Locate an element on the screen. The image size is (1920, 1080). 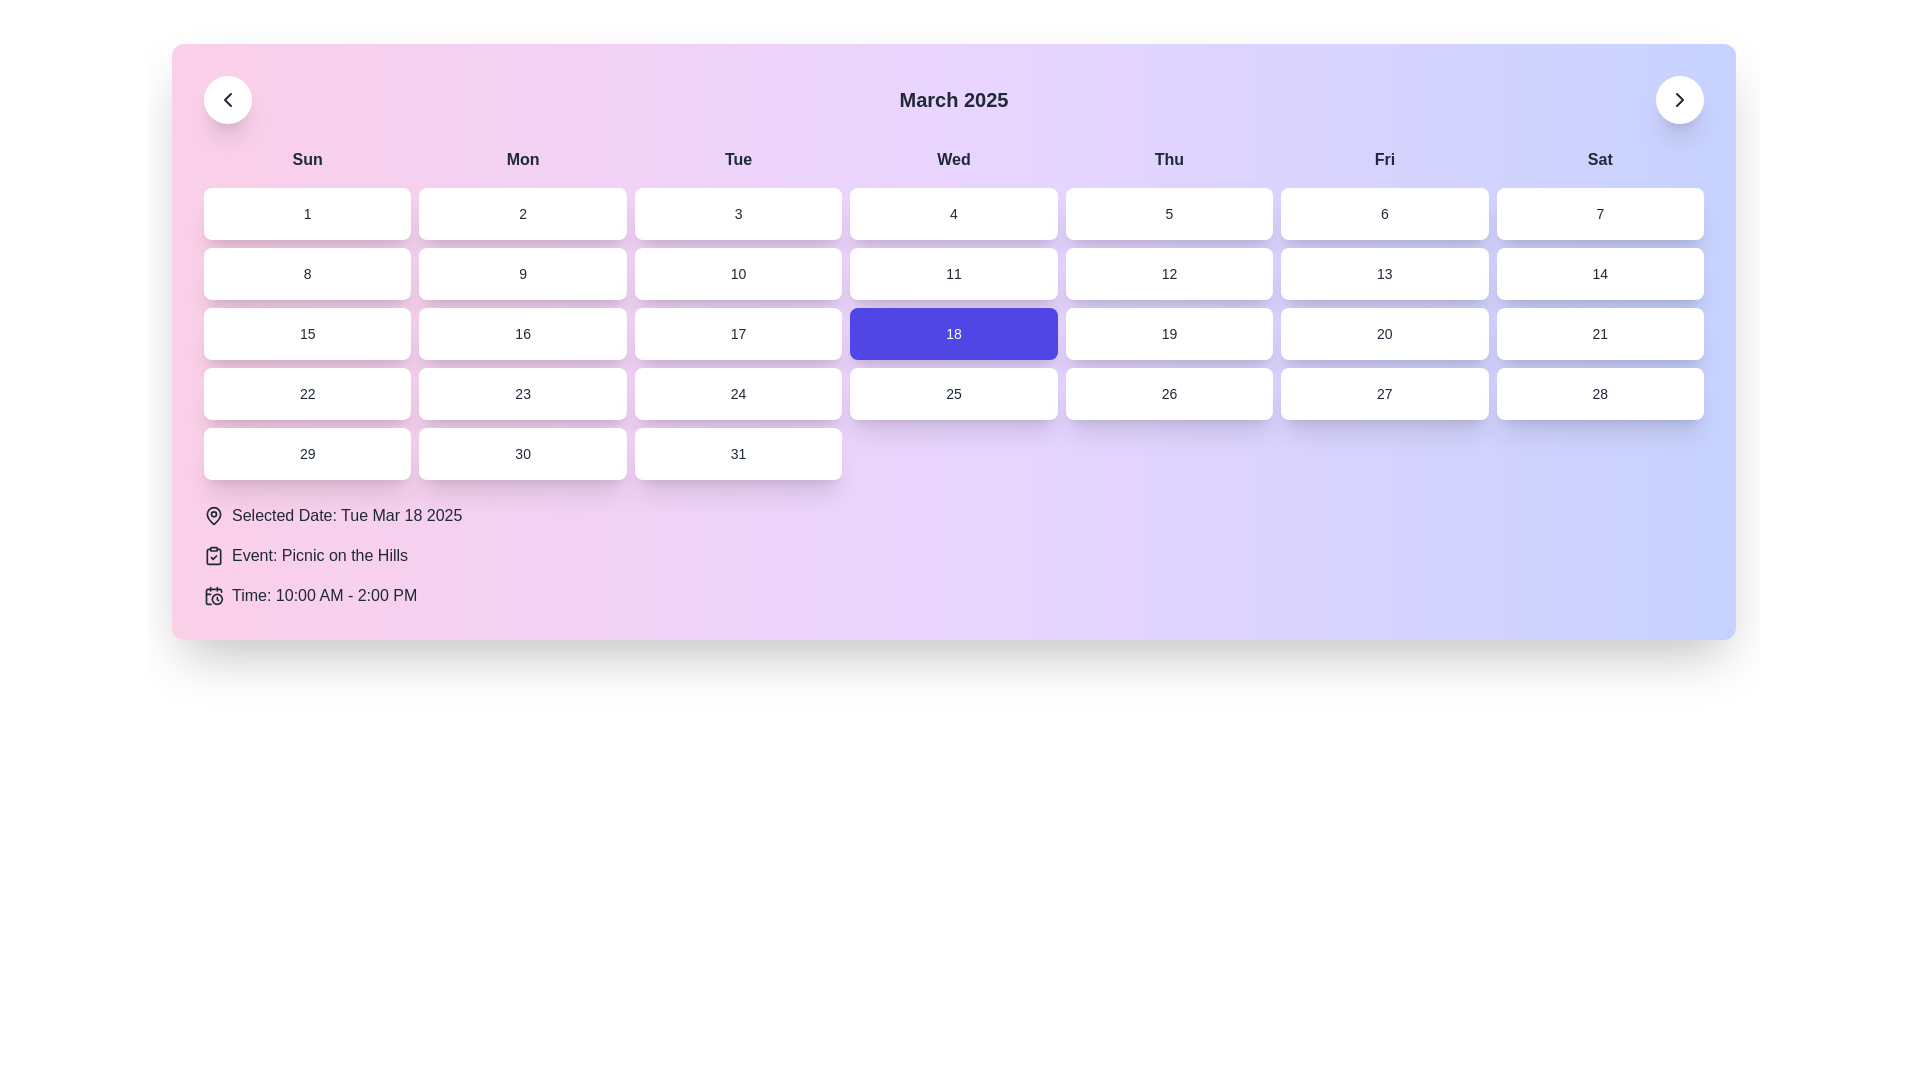
the text label reading 'March 2025', which is centrally aligned within the top bar of the calendar interface is located at coordinates (953, 100).